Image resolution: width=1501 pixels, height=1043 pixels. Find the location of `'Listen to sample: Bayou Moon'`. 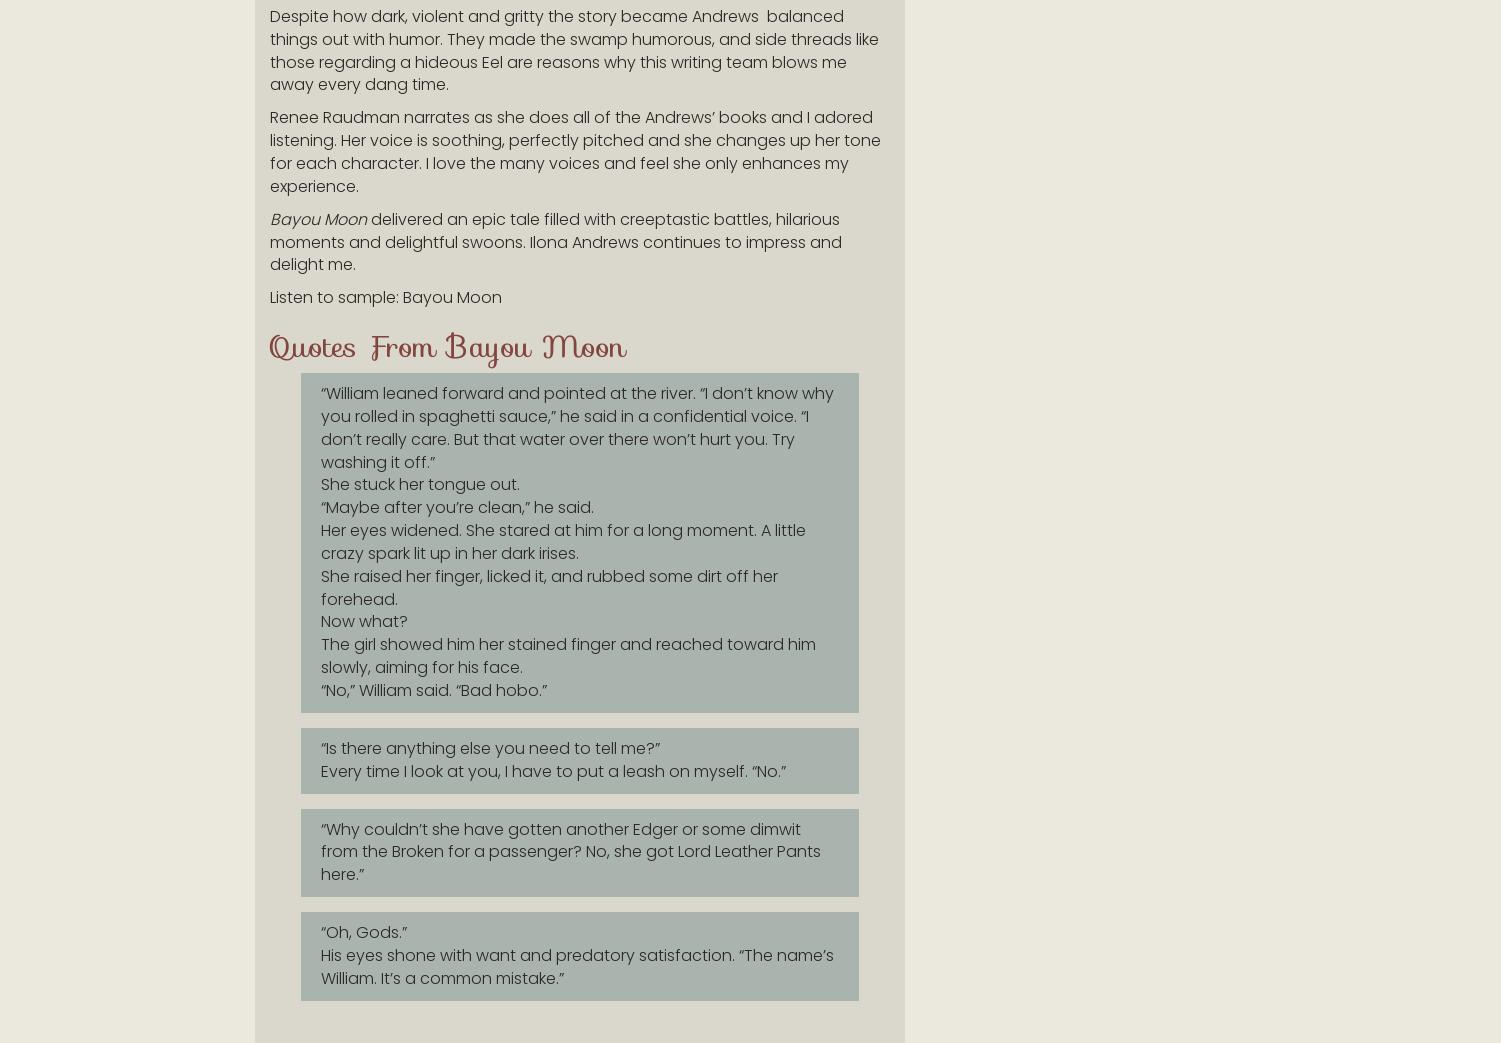

'Listen to sample: Bayou Moon' is located at coordinates (385, 297).